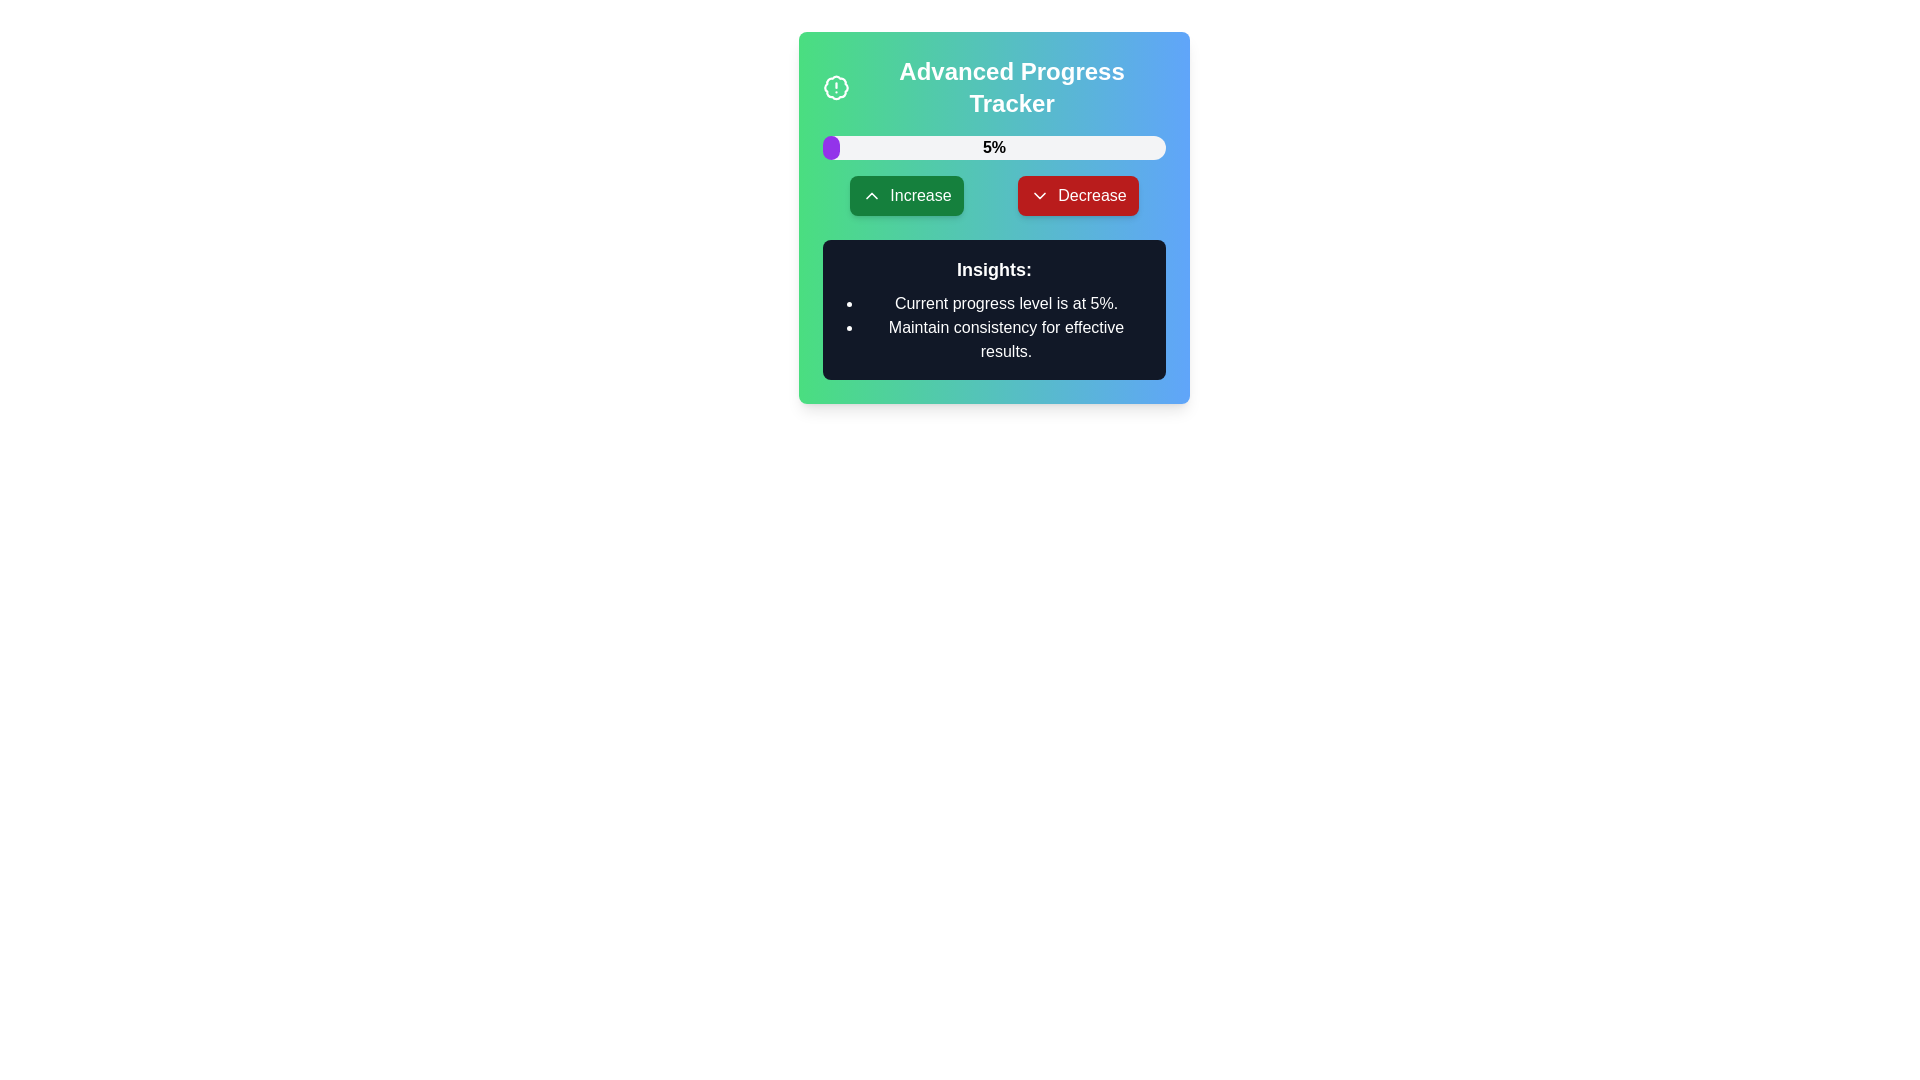 This screenshot has height=1080, width=1920. What do you see at coordinates (1040, 196) in the screenshot?
I see `the chevron-down icon, which is styled with a thin stroke in white color and positioned to the left of the 'Decrease' text inside a red button` at bounding box center [1040, 196].